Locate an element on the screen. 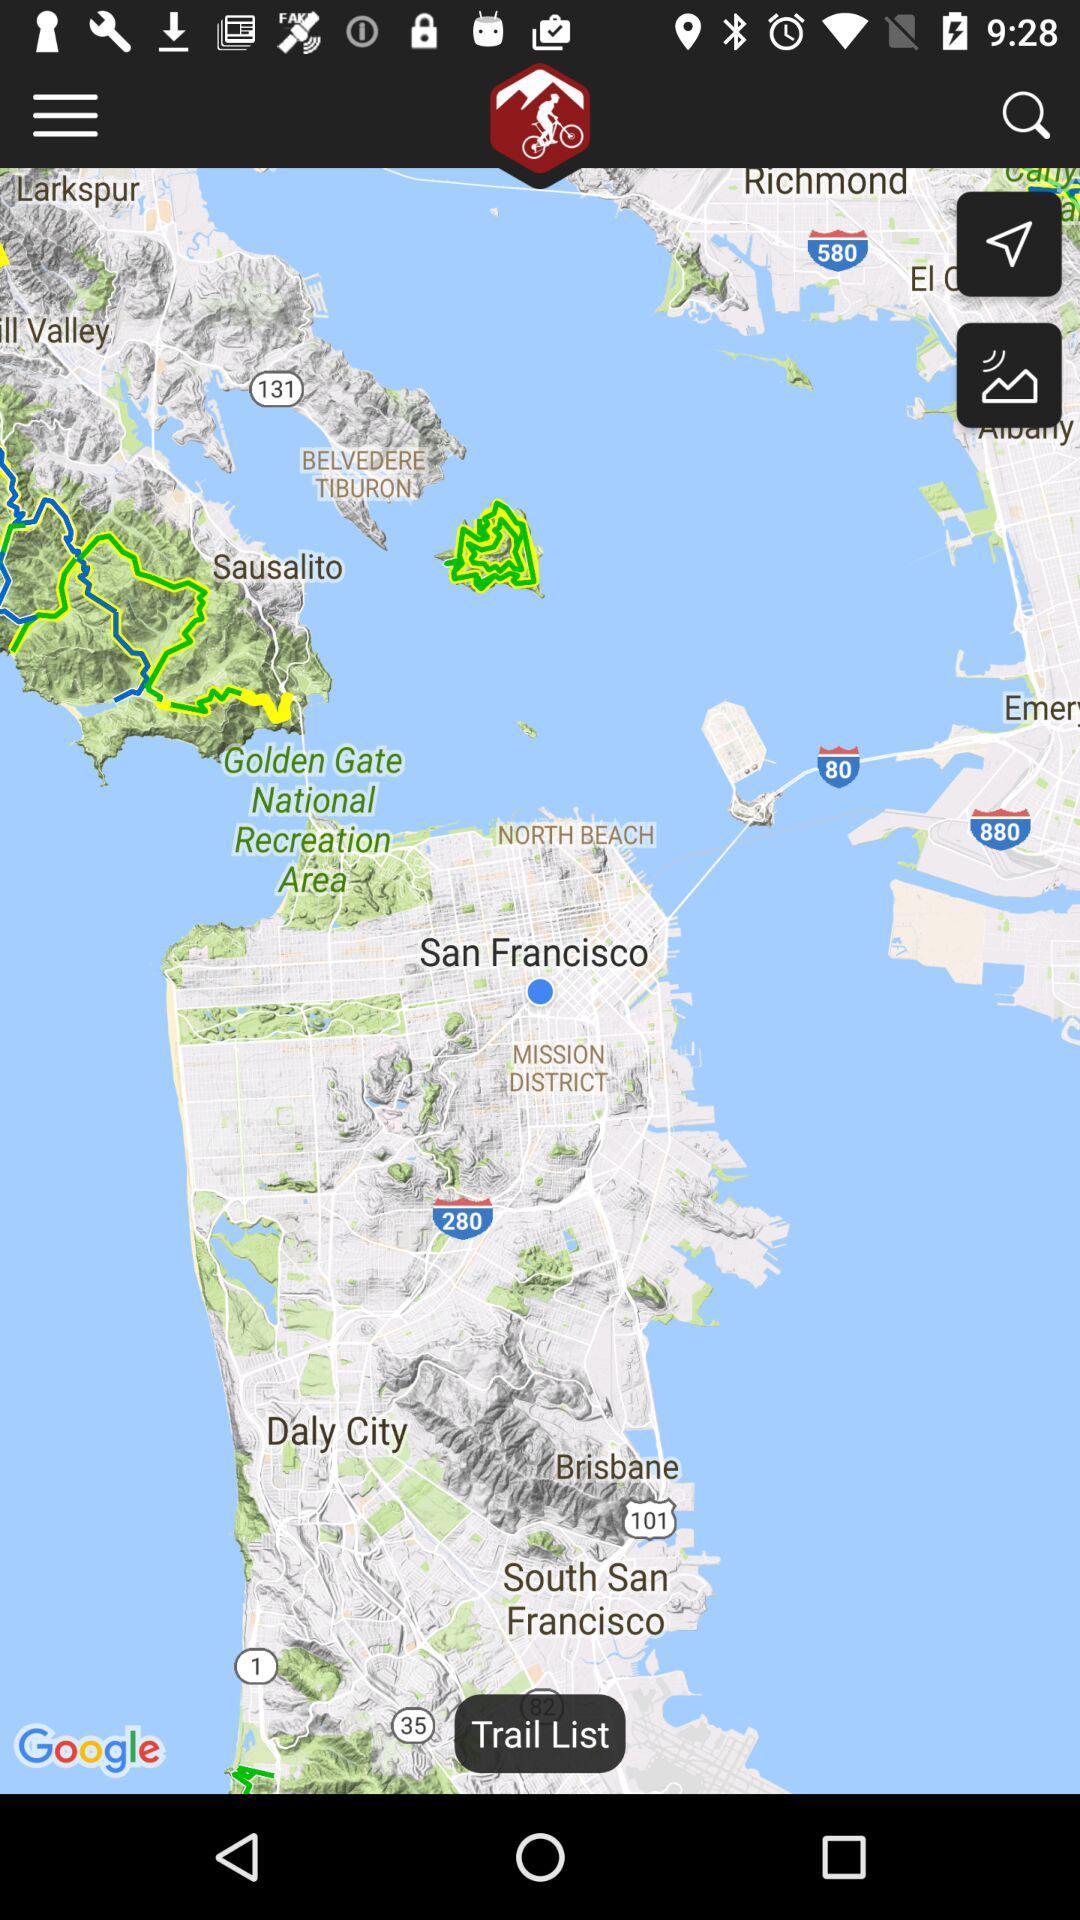  search box is located at coordinates (1026, 114).